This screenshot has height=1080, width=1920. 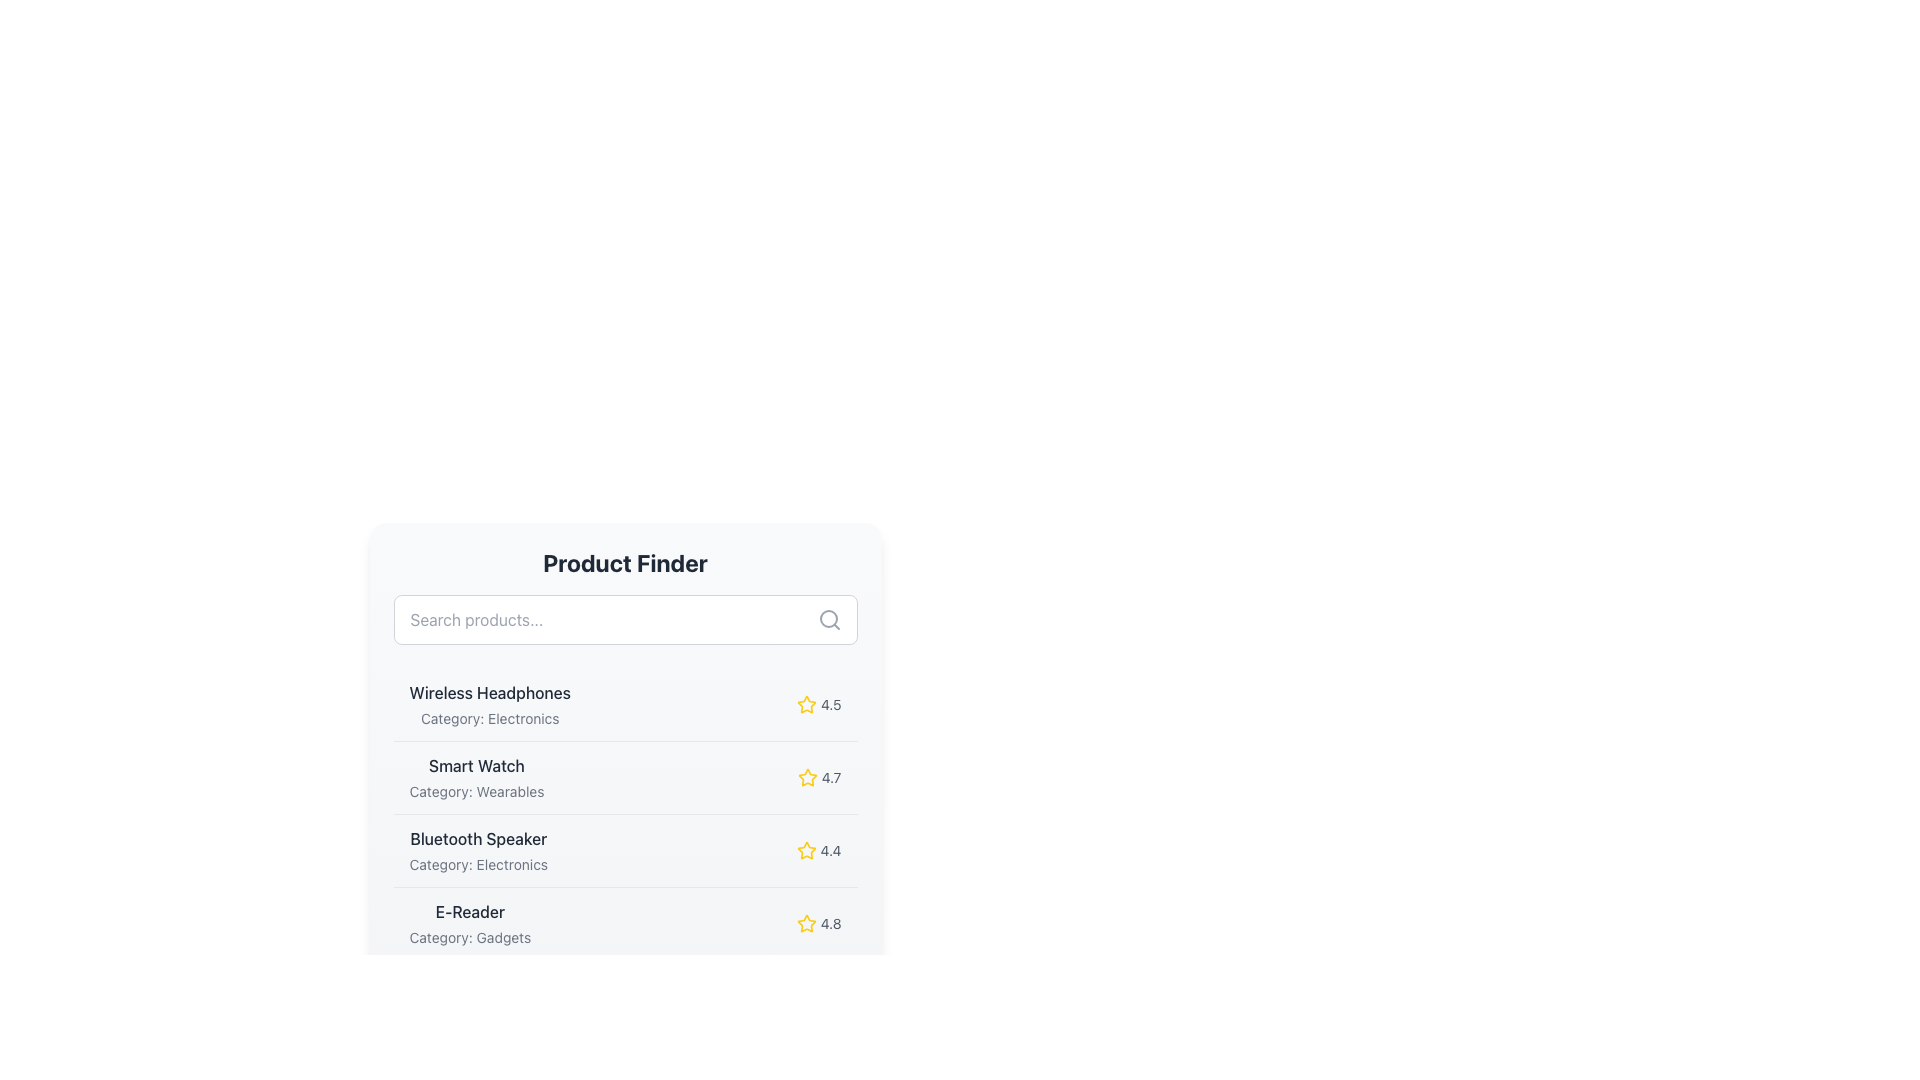 I want to click on the rating system icon located to the left of the text value '4.8', which indicates the score of an associated item in a list of entries, so click(x=806, y=924).